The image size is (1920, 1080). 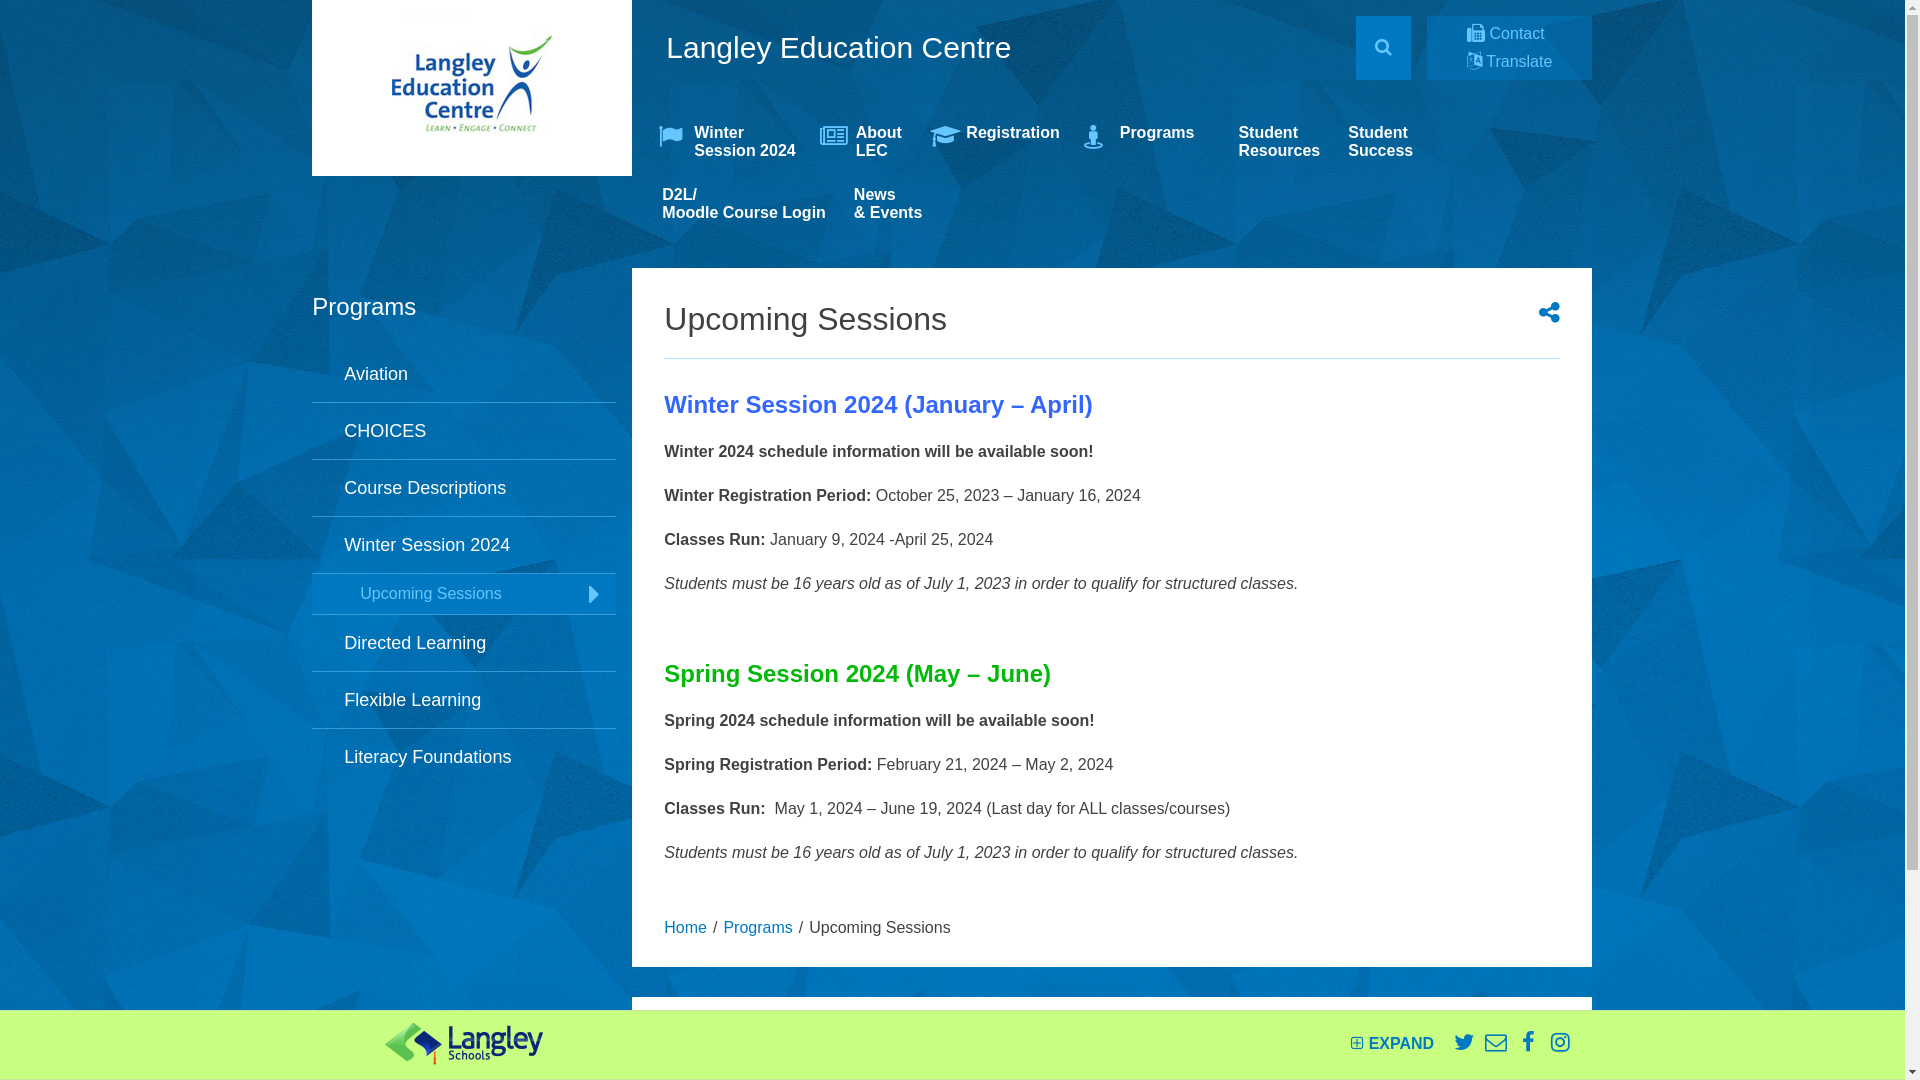 I want to click on ' Translate', so click(x=1467, y=60).